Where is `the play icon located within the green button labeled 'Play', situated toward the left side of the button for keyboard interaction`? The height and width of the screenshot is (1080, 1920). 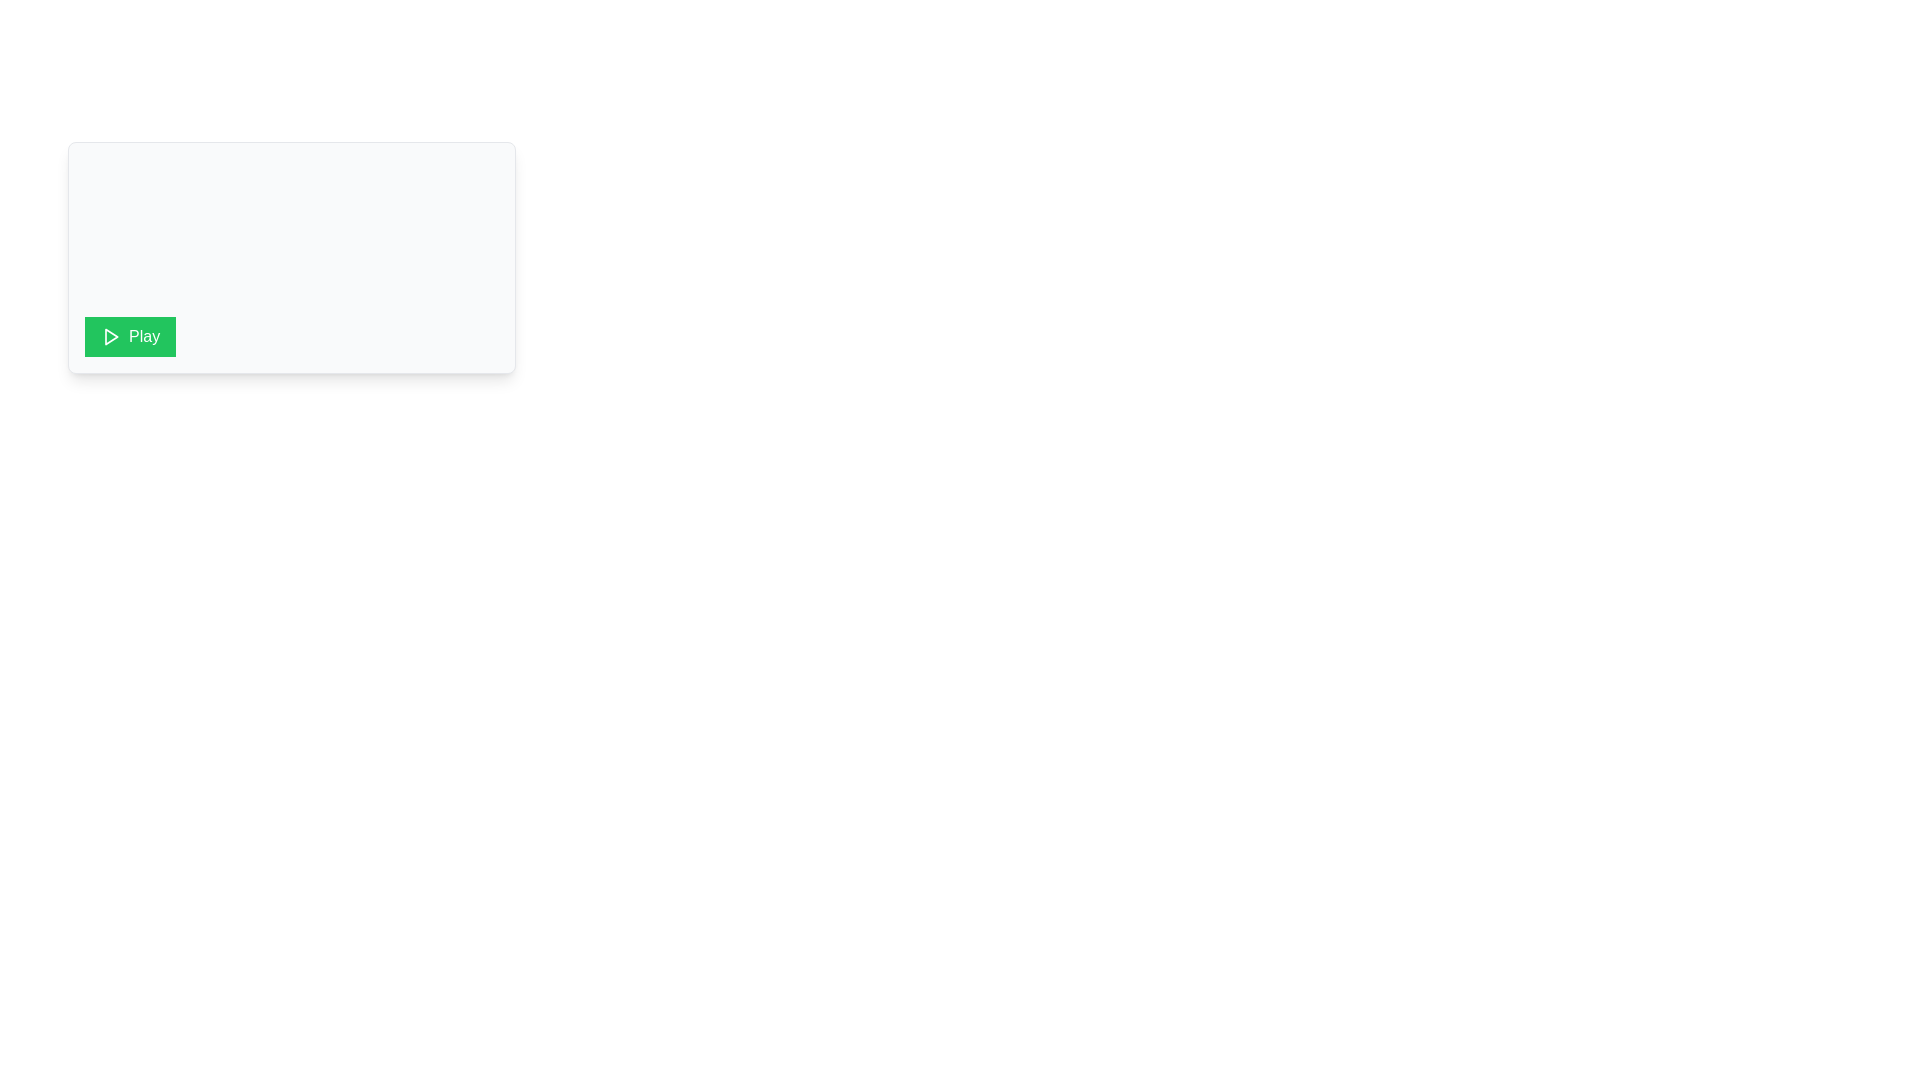 the play icon located within the green button labeled 'Play', situated toward the left side of the button for keyboard interaction is located at coordinates (109, 335).